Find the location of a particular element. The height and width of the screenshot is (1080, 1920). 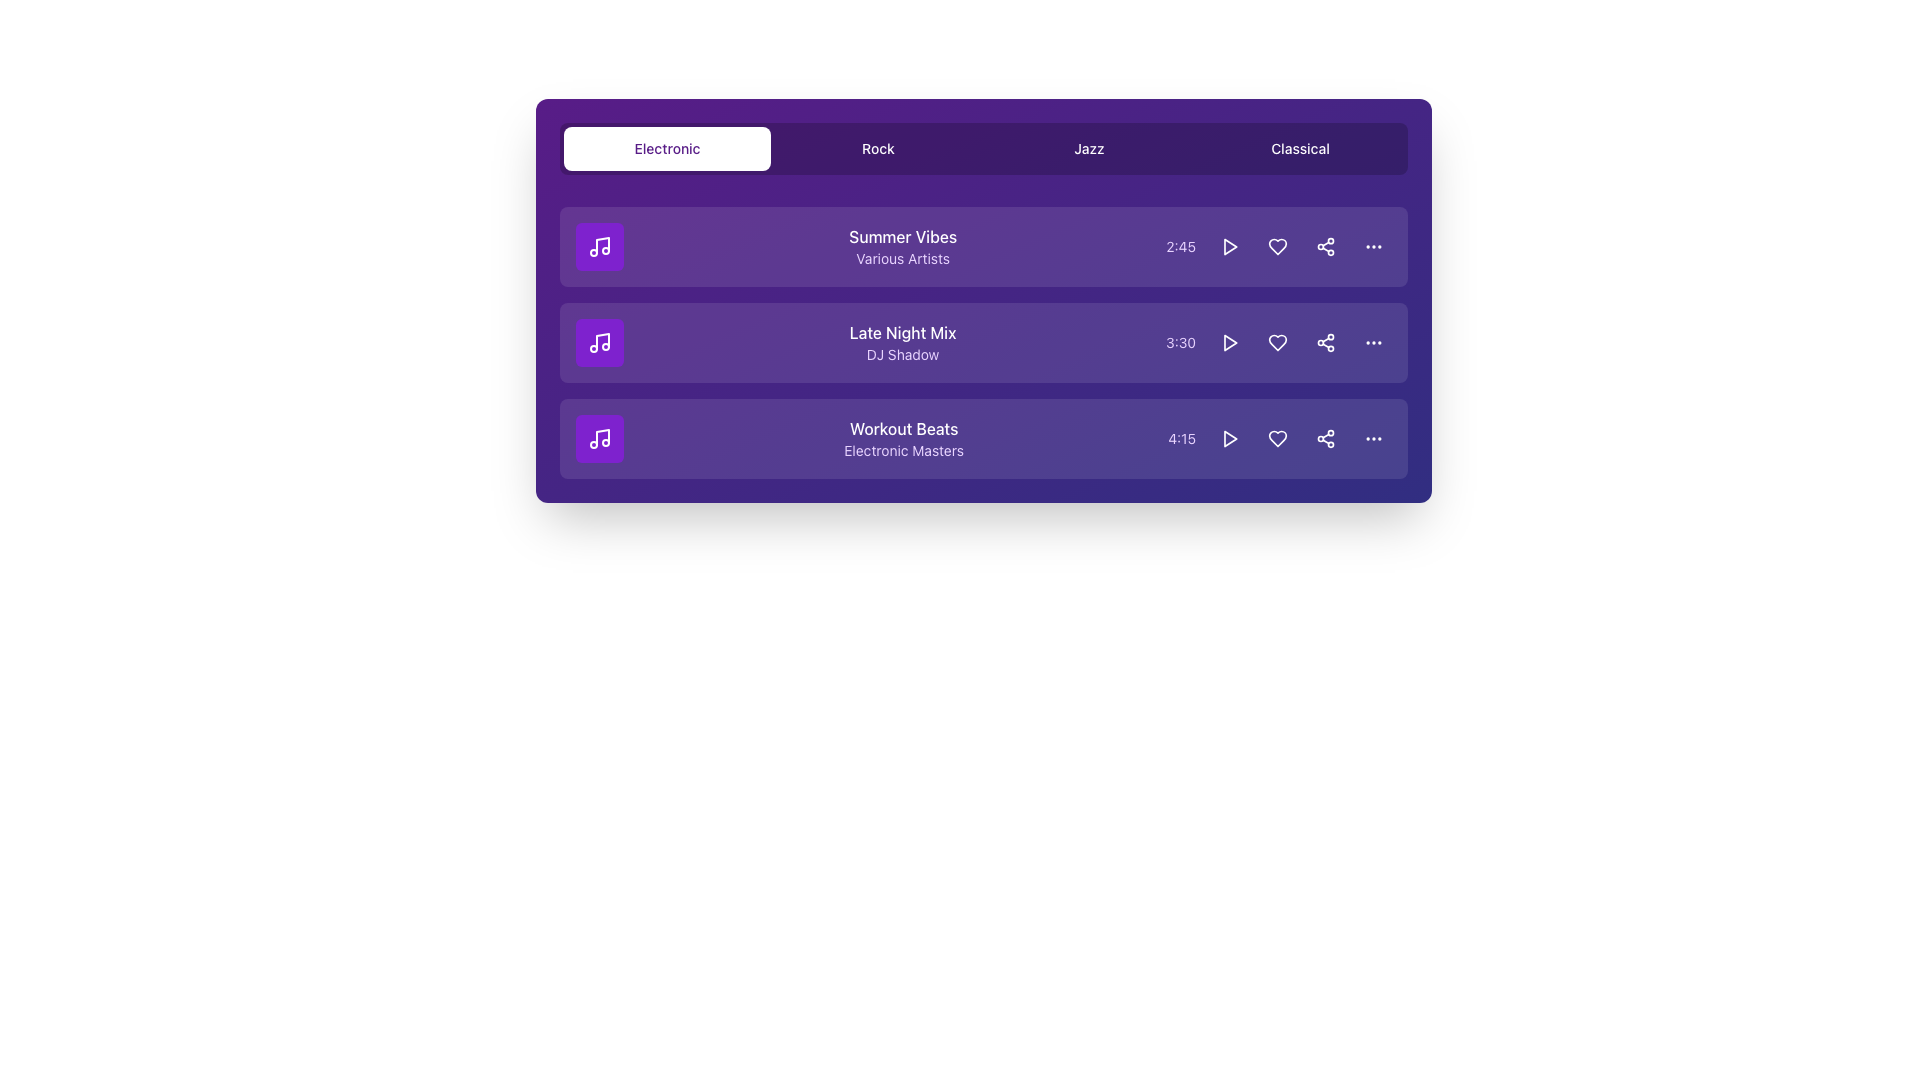

the heart icon button located in the rightmost section of the first row of the track list to mark the associated track as a favorite is located at coordinates (1276, 245).